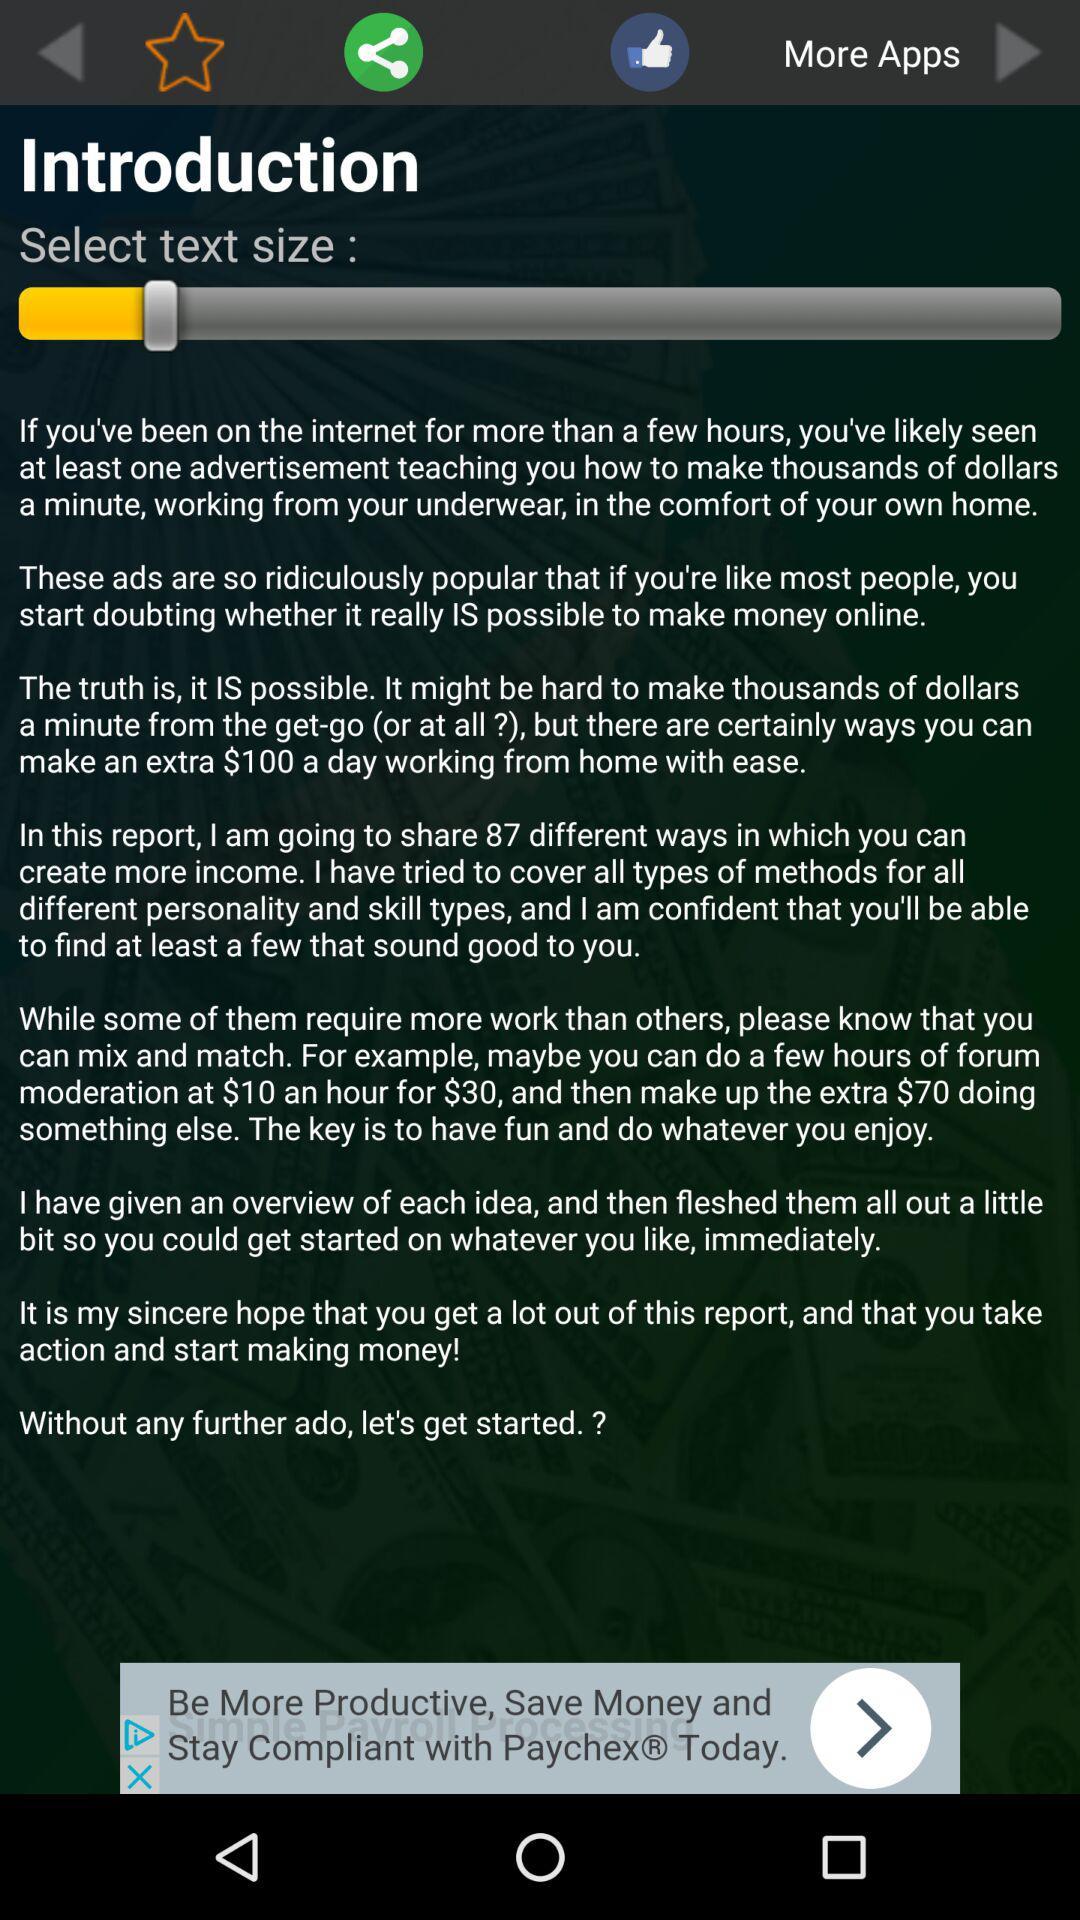  What do you see at coordinates (1020, 52) in the screenshot?
I see `the boxs` at bounding box center [1020, 52].